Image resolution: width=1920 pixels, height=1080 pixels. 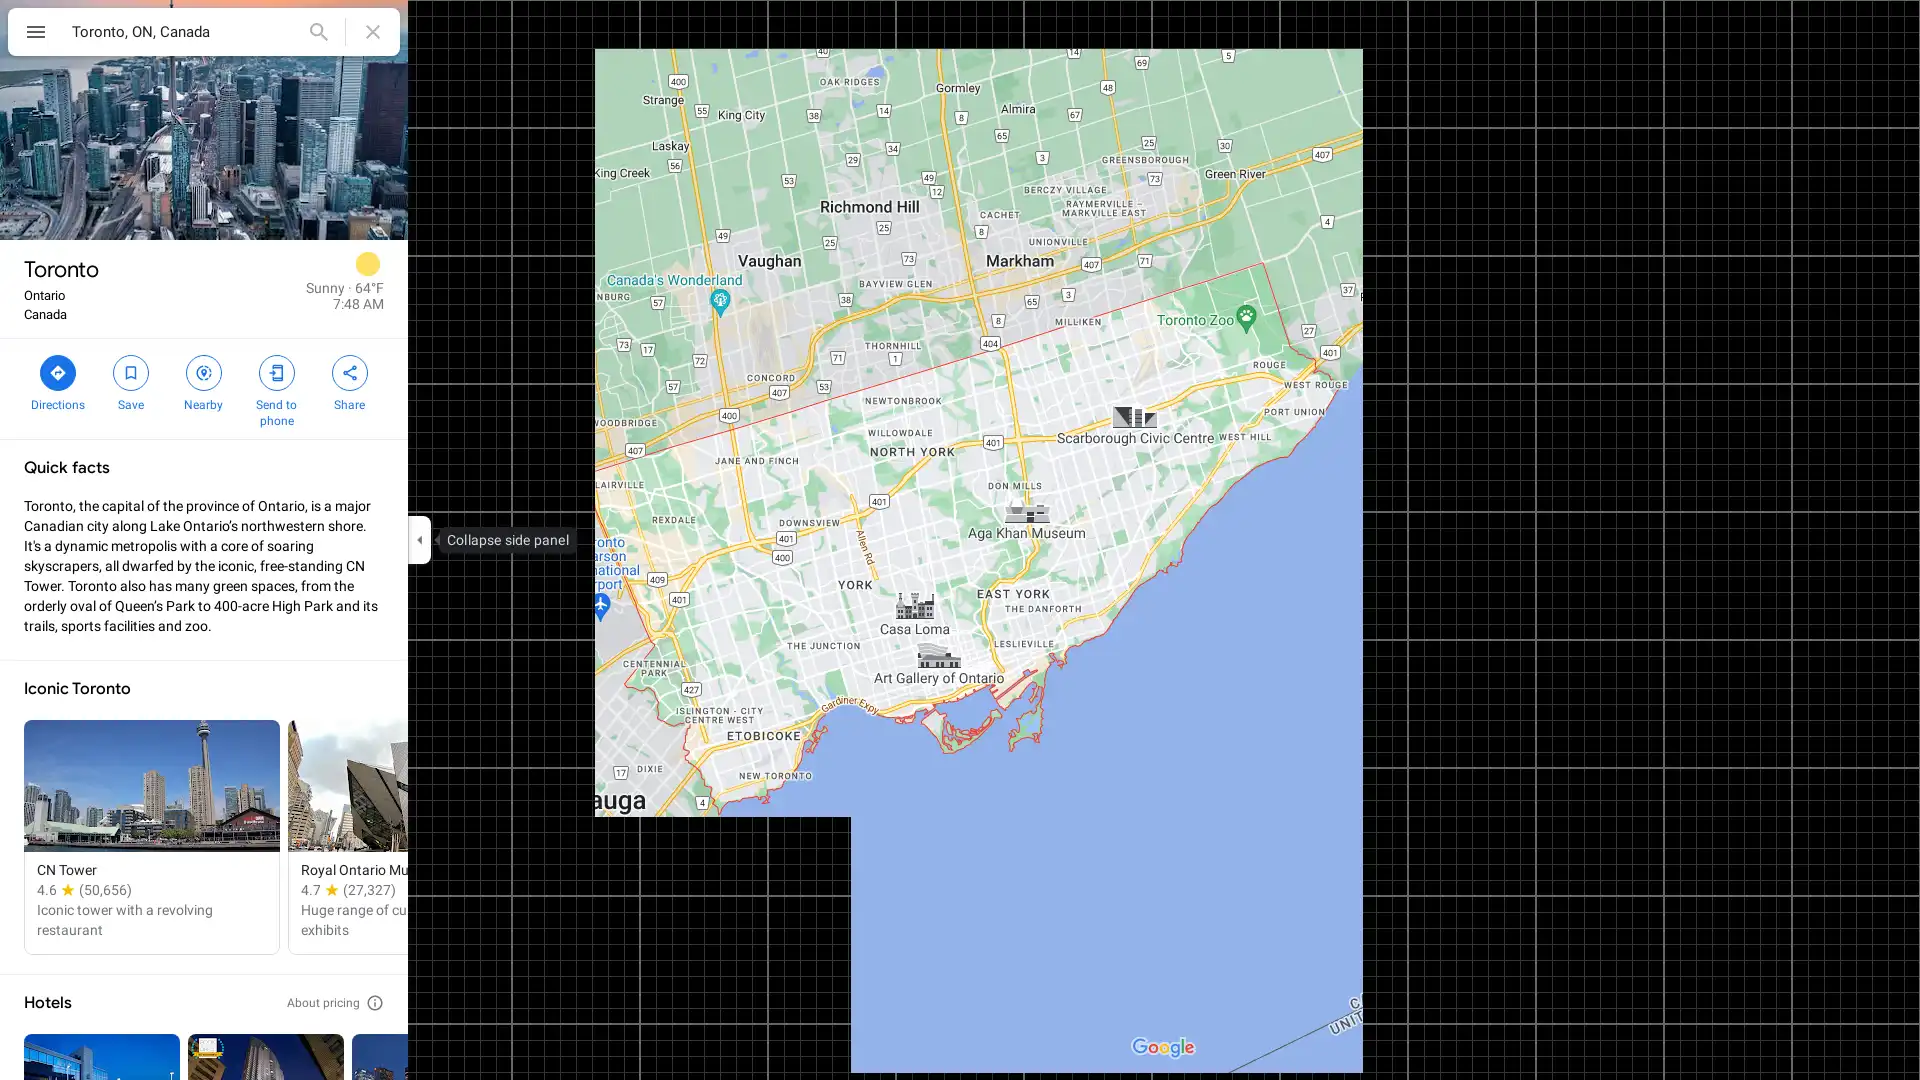 I want to click on Clear search, so click(x=373, y=31).